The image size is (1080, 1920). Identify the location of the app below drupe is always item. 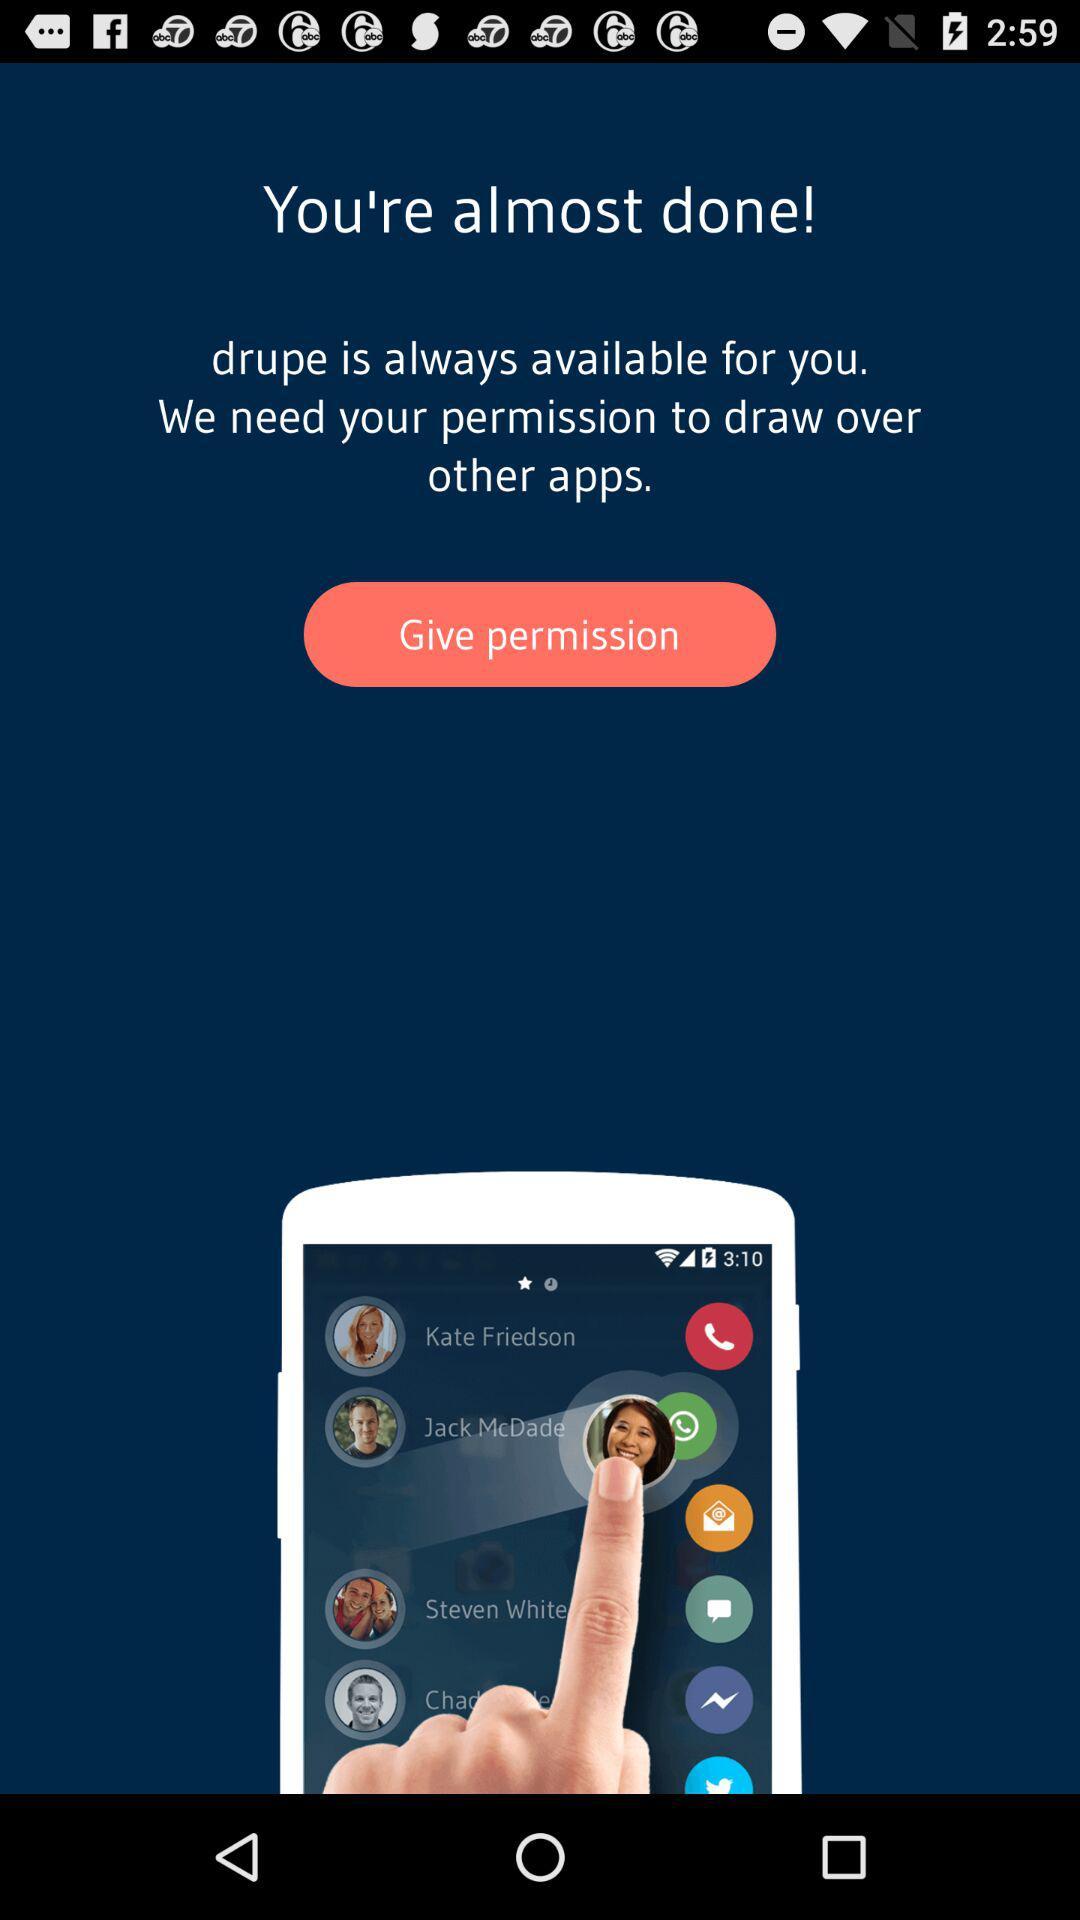
(540, 633).